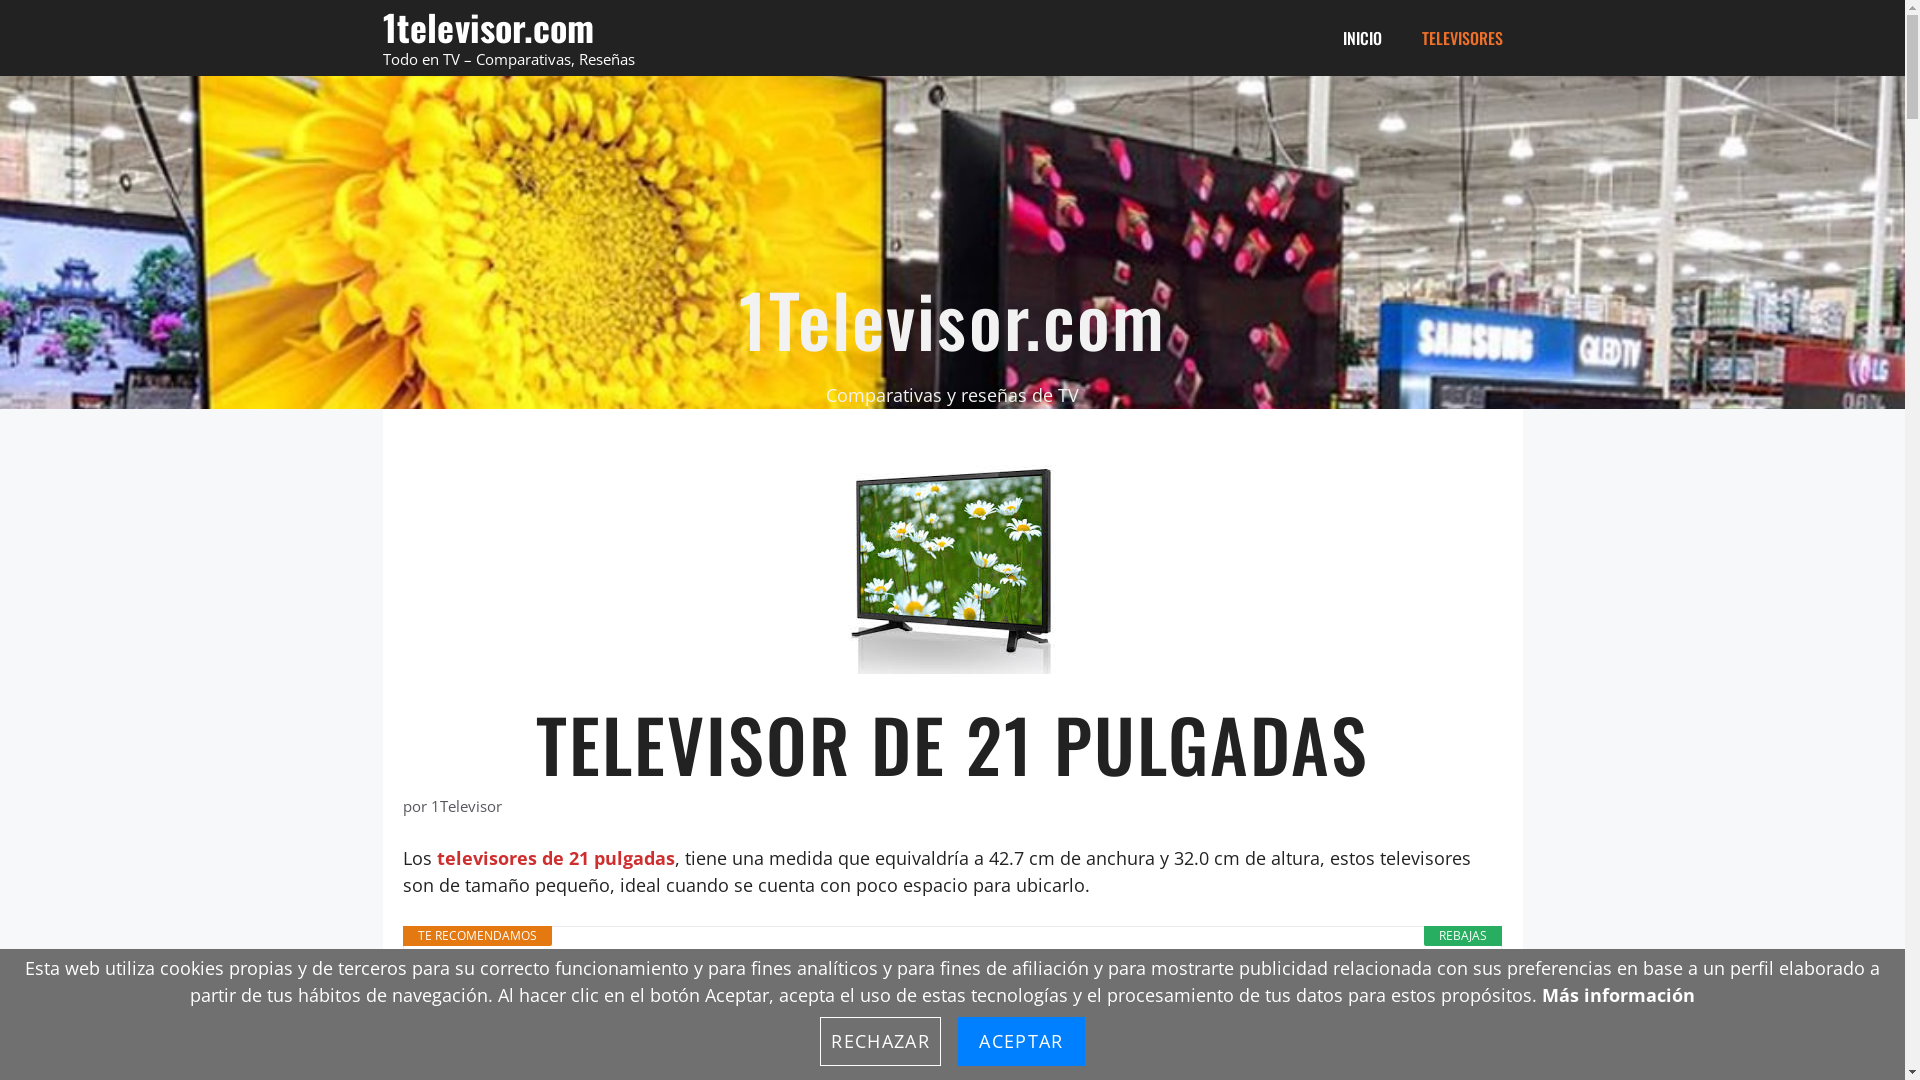 The height and width of the screenshot is (1080, 1920). I want to click on 'INICIO', so click(1360, 38).